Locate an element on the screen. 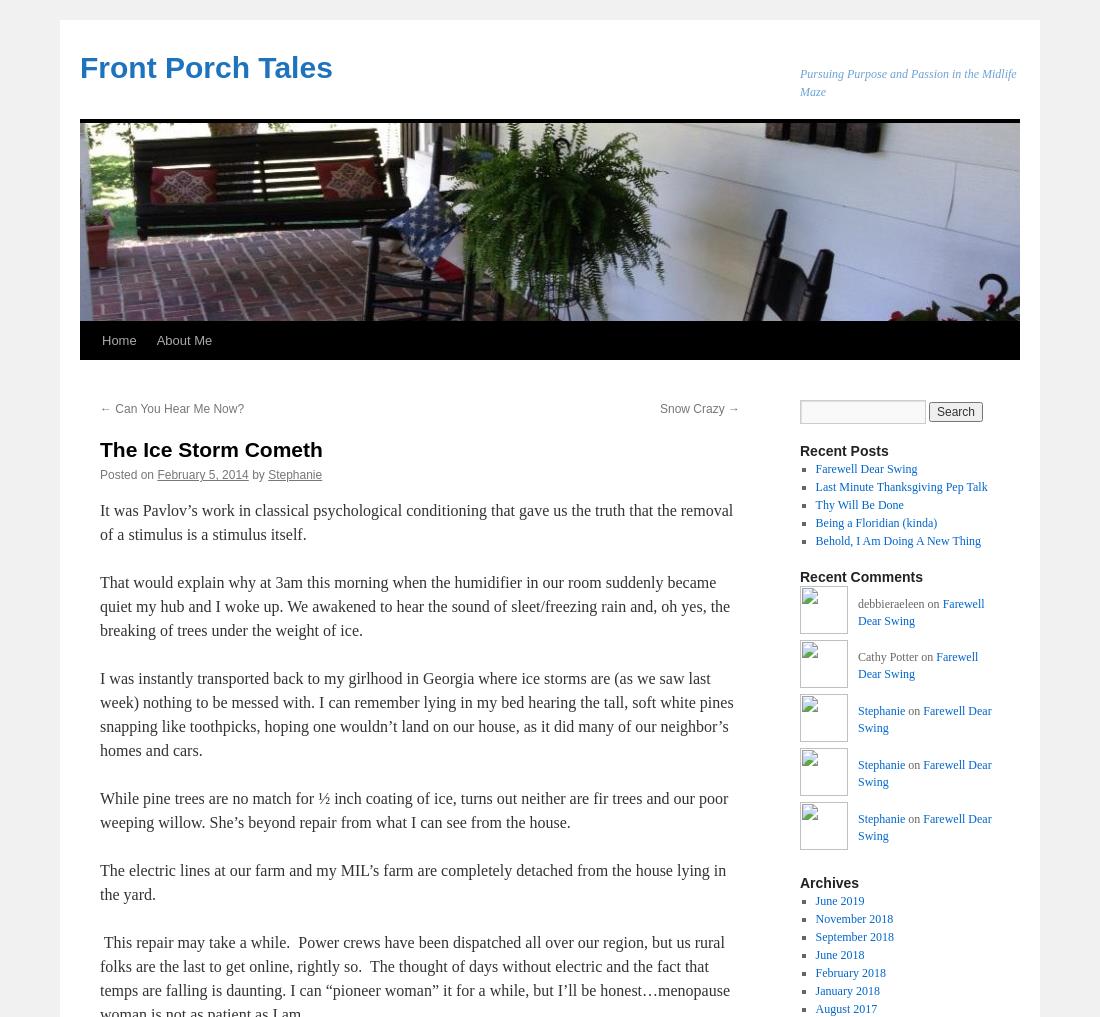  'That would explain why at 3am this morning when the humidifier in our room suddenly became quiet my hub and I woke up. We awakened to hear the sound of sleet/freezing rain and, oh yes, the breaking of trees under the weight of ice.' is located at coordinates (414, 605).